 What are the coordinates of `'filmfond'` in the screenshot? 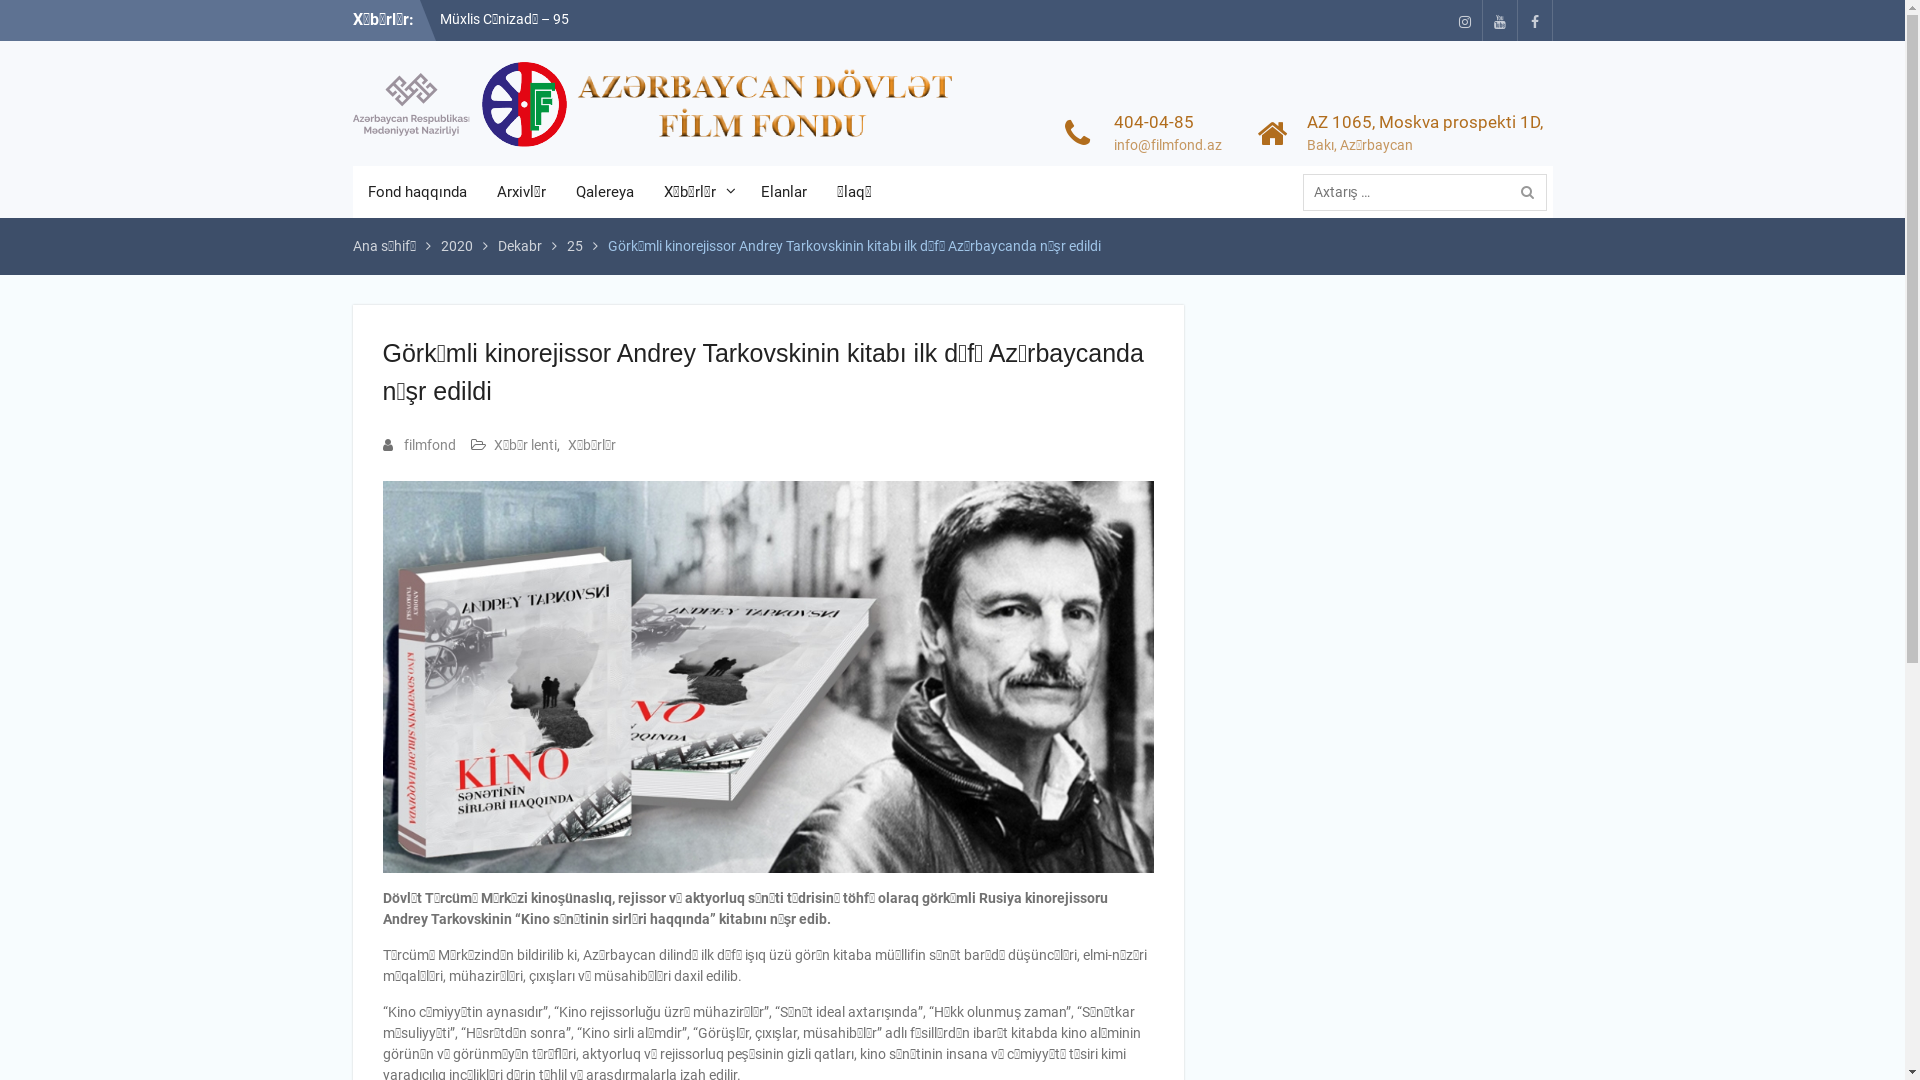 It's located at (429, 443).